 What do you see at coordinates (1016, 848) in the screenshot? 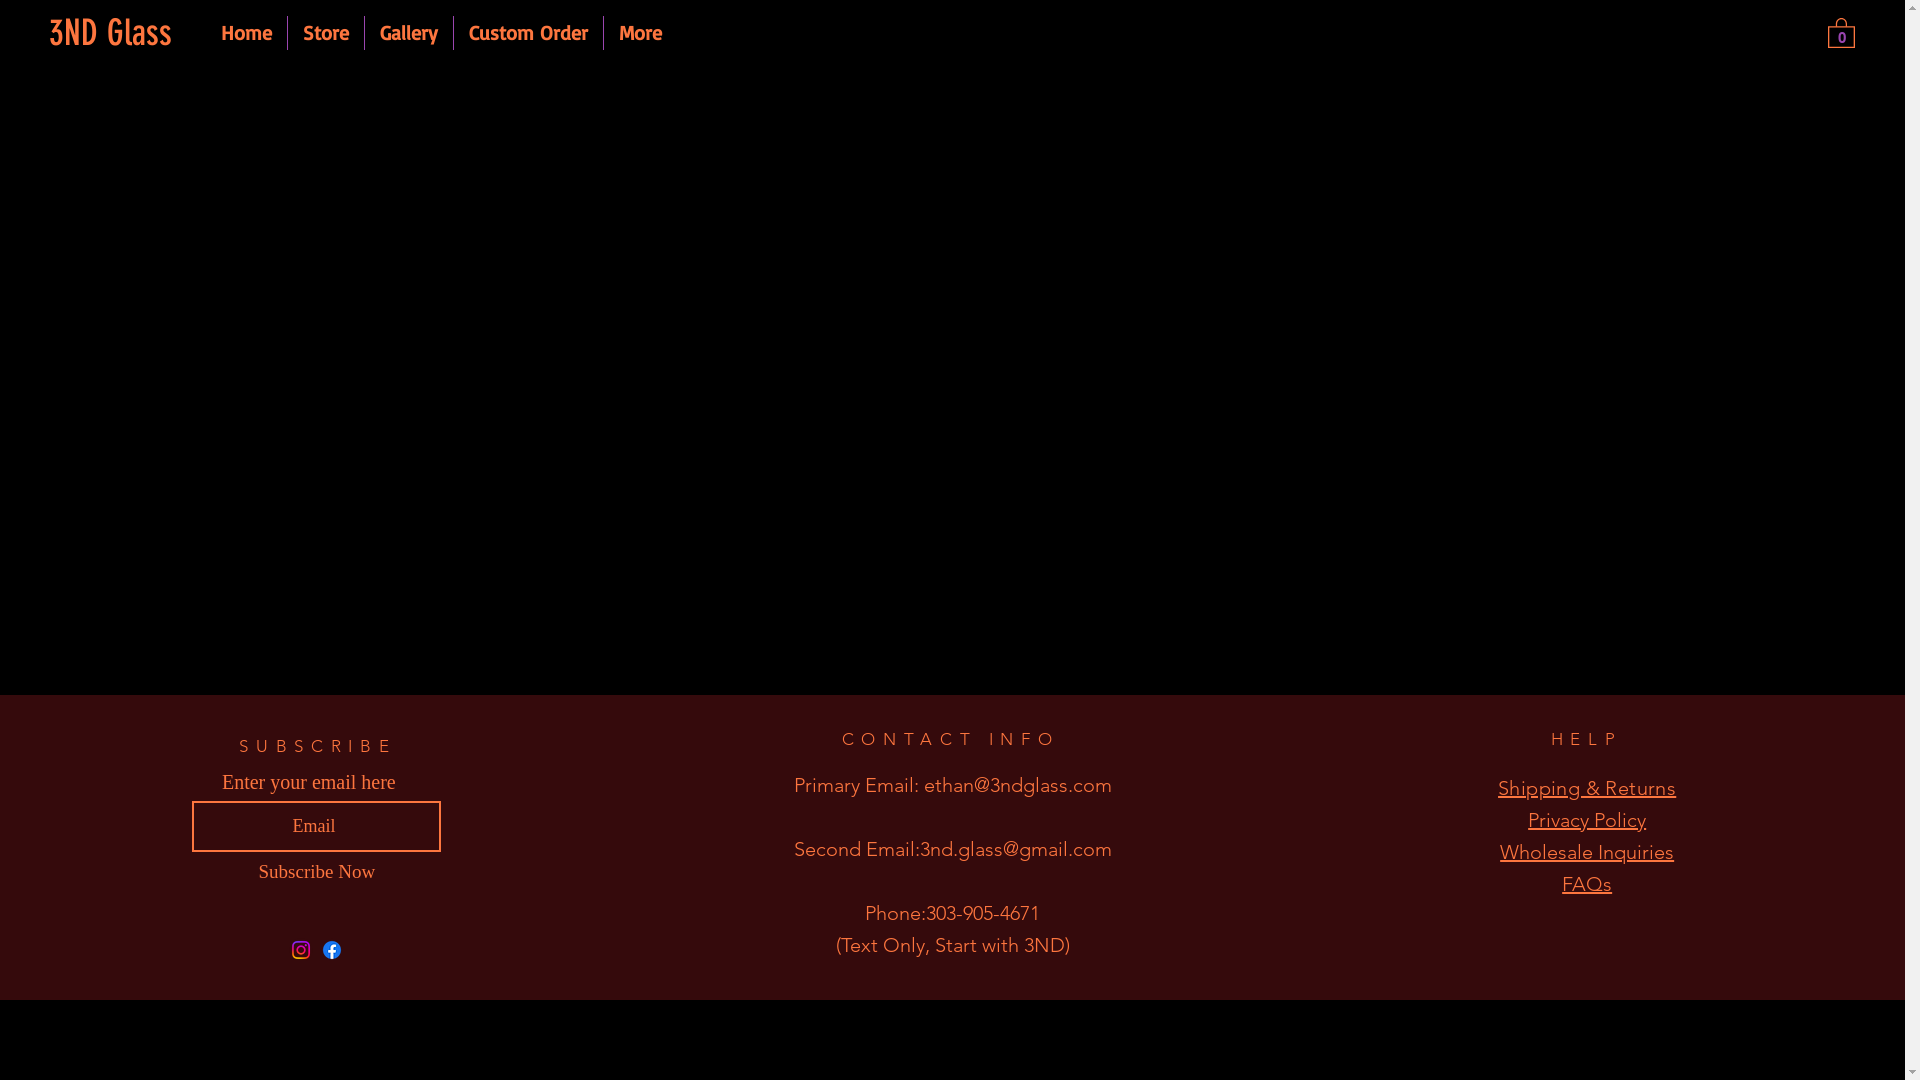
I see `'3nd.glass@gmail.com'` at bounding box center [1016, 848].